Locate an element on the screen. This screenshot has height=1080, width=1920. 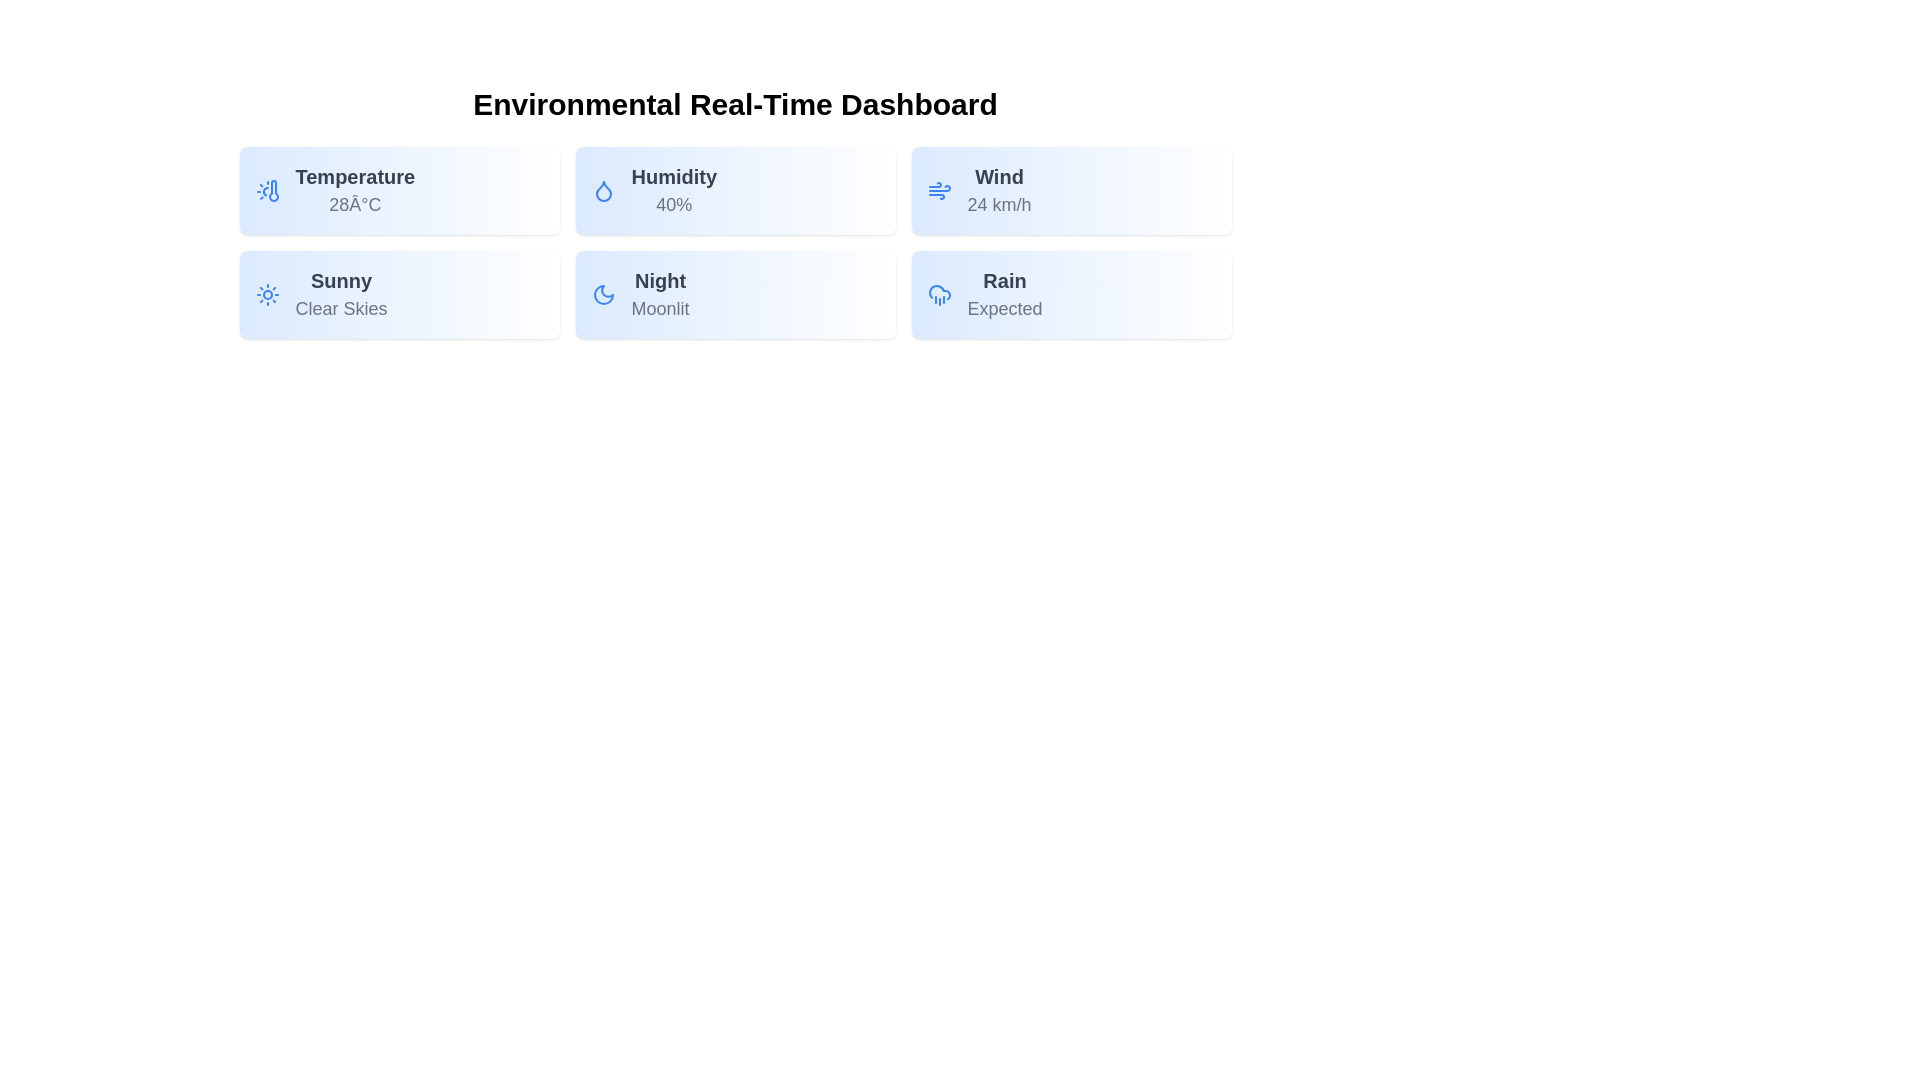
the static text display showing '28Â°C' in gray font below the 'Temperature' title in the card-like interface is located at coordinates (355, 204).